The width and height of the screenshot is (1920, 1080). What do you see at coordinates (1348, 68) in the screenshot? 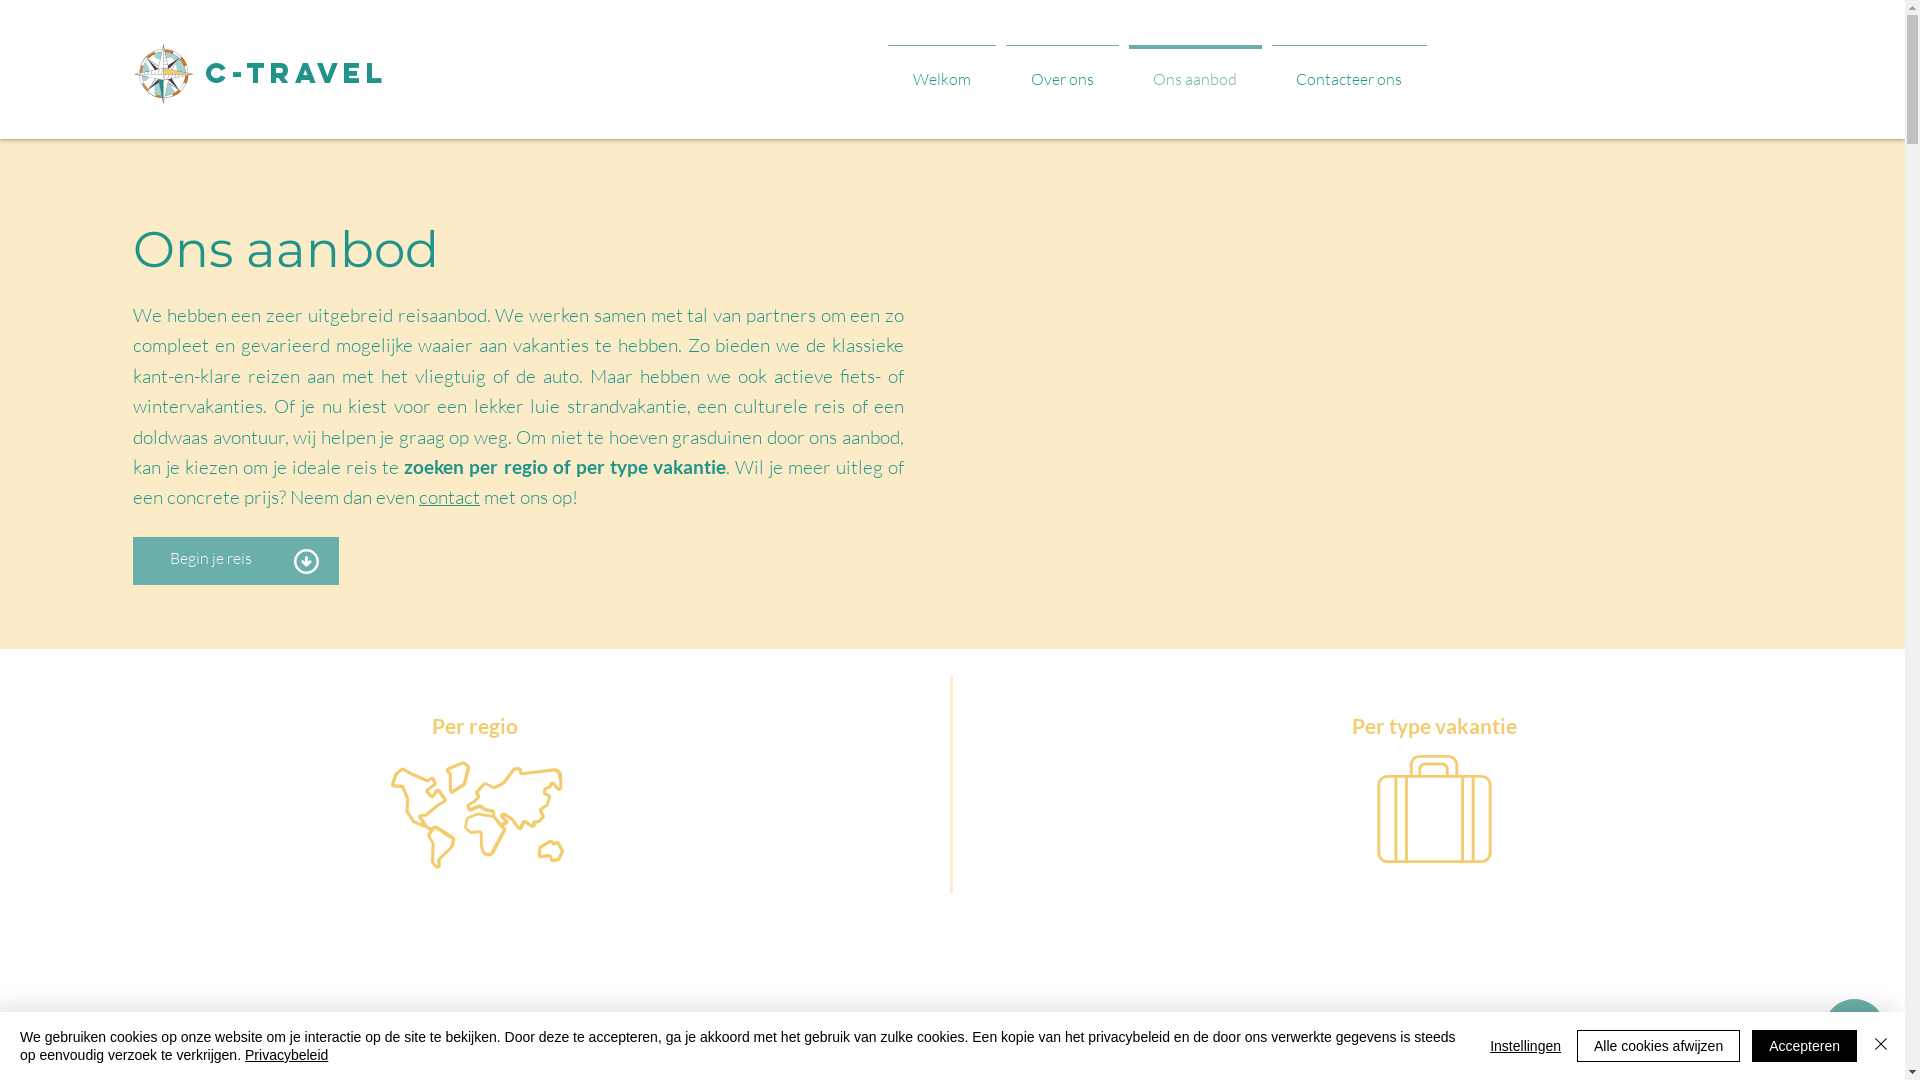
I see `'Contacteer ons'` at bounding box center [1348, 68].